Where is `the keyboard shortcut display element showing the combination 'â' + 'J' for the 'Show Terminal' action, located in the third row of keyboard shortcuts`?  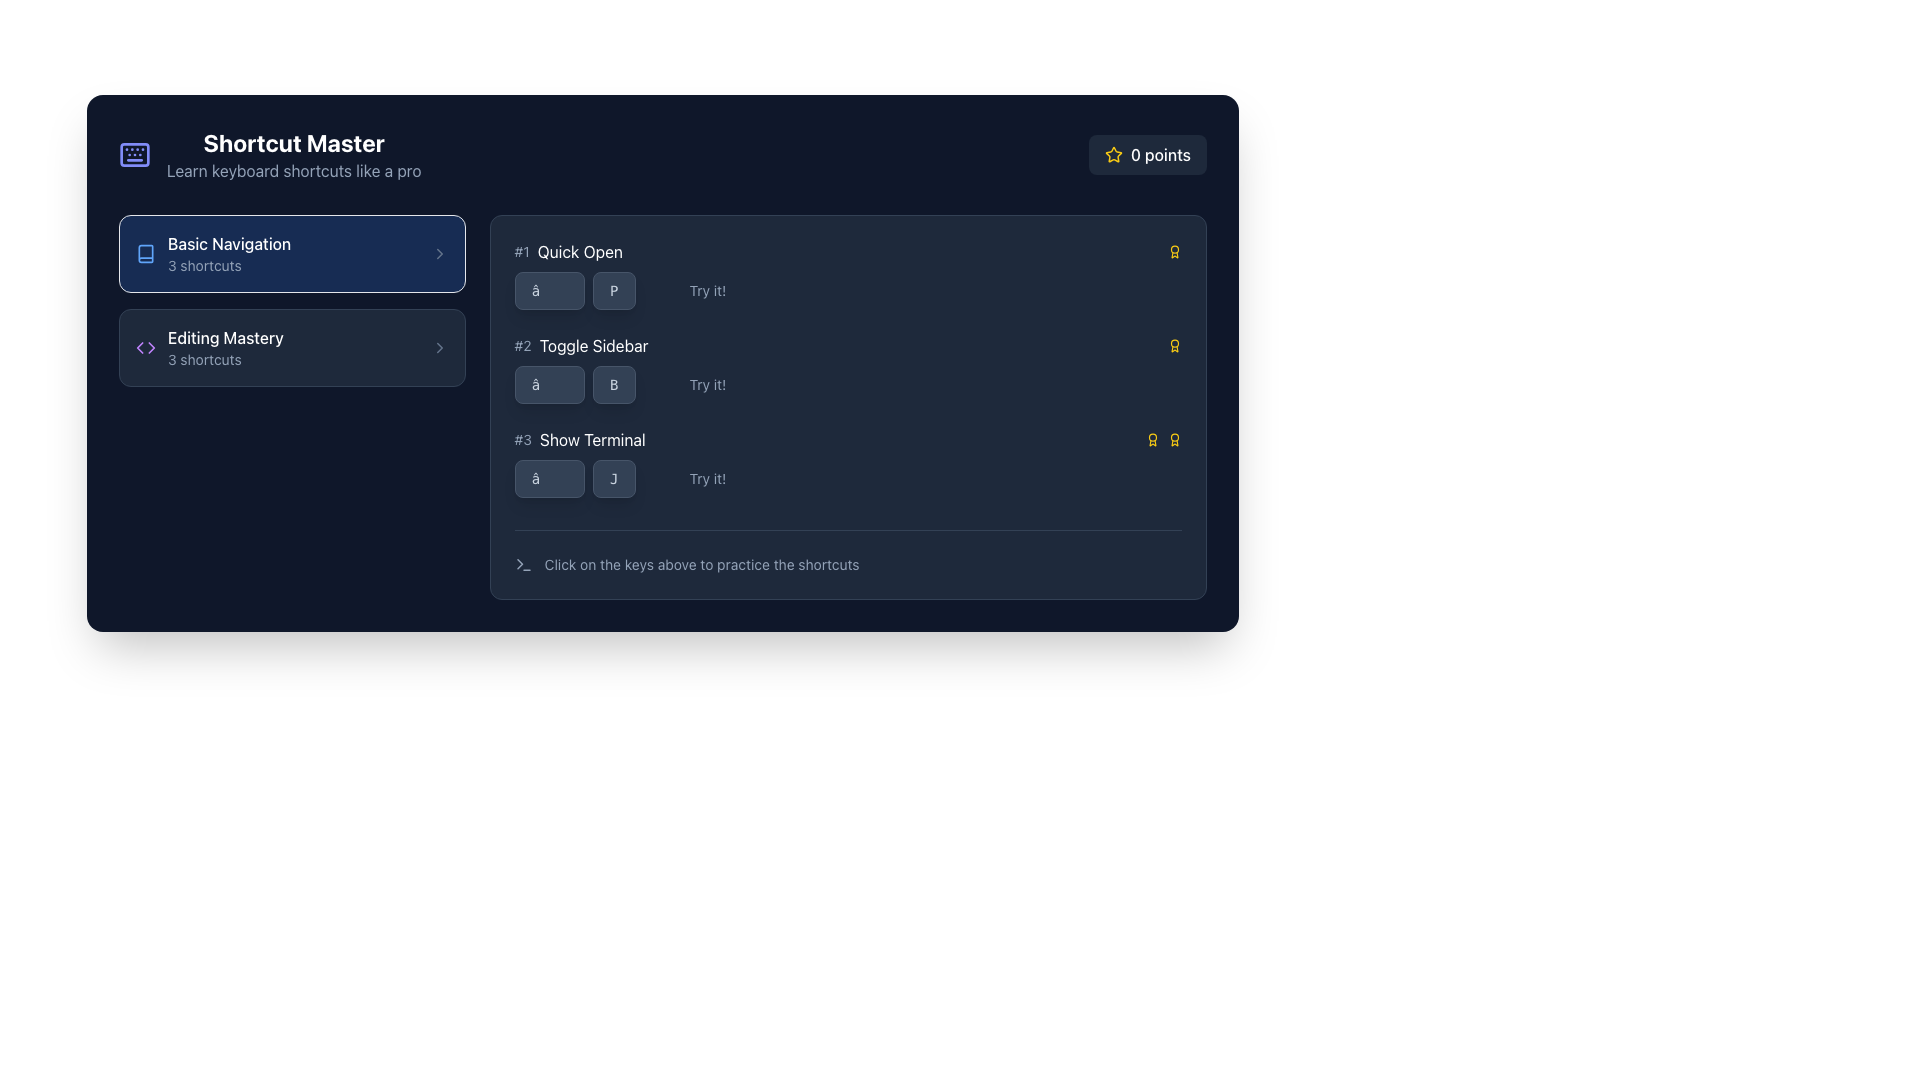
the keyboard shortcut display element showing the combination 'â' + 'J' for the 'Show Terminal' action, located in the third row of keyboard shortcuts is located at coordinates (574, 478).